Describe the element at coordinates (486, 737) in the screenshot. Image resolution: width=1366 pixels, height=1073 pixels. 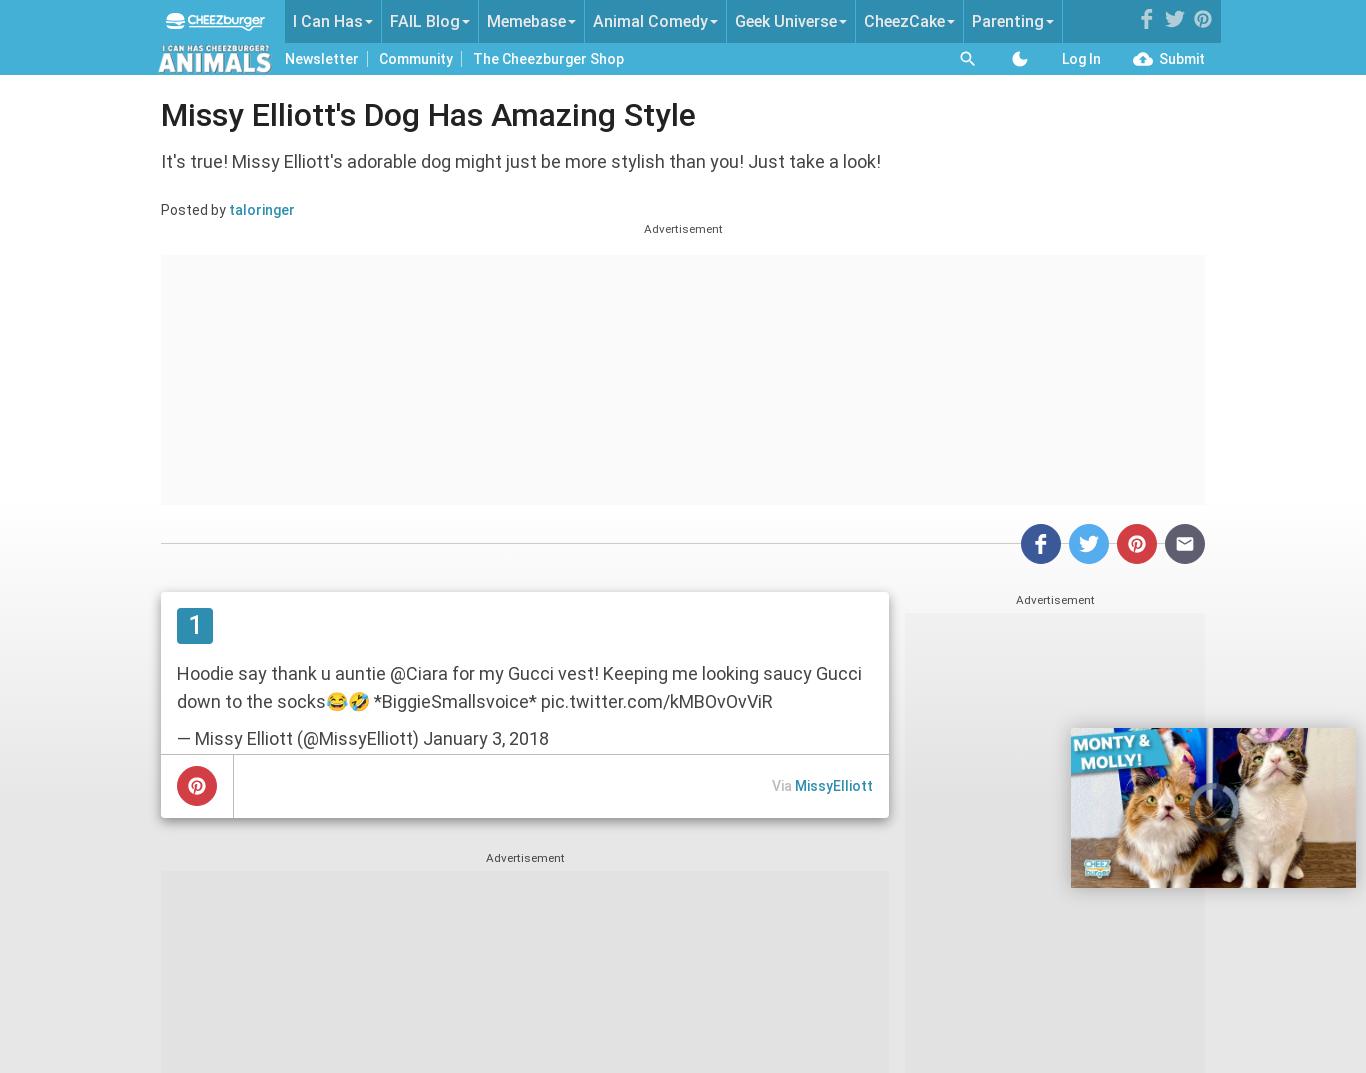
I see `'January 3, 2018'` at that location.